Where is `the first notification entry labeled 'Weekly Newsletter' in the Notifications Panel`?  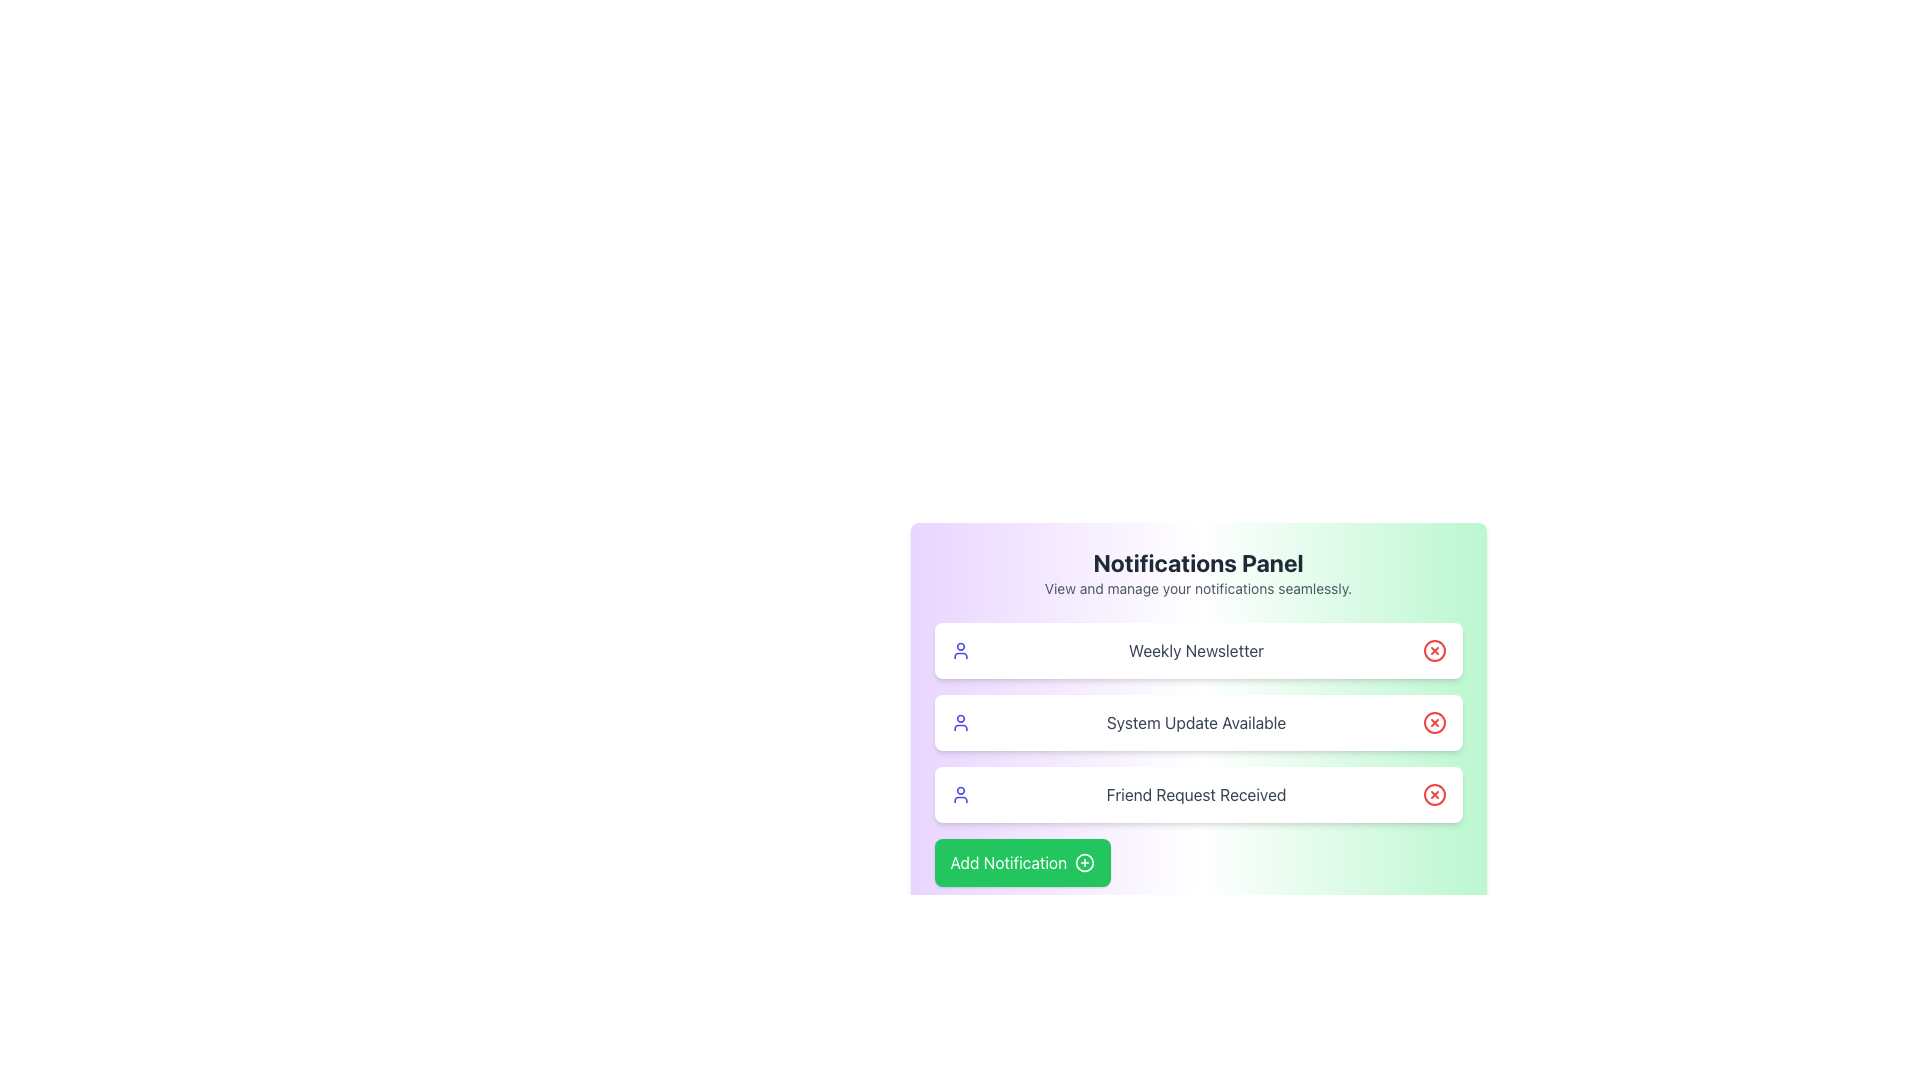
the first notification entry labeled 'Weekly Newsletter' in the Notifications Panel is located at coordinates (1198, 651).